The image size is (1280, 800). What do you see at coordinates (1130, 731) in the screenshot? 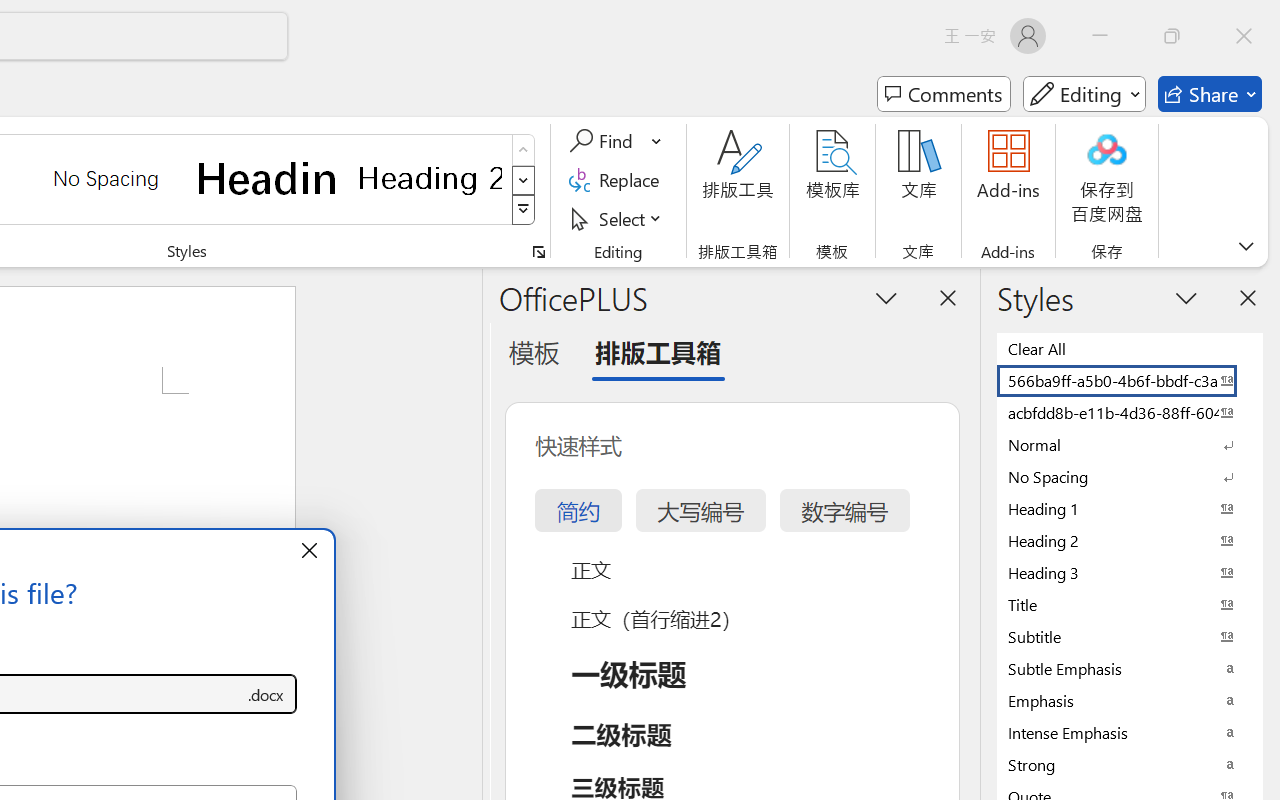
I see `'Intense Emphasis'` at bounding box center [1130, 731].